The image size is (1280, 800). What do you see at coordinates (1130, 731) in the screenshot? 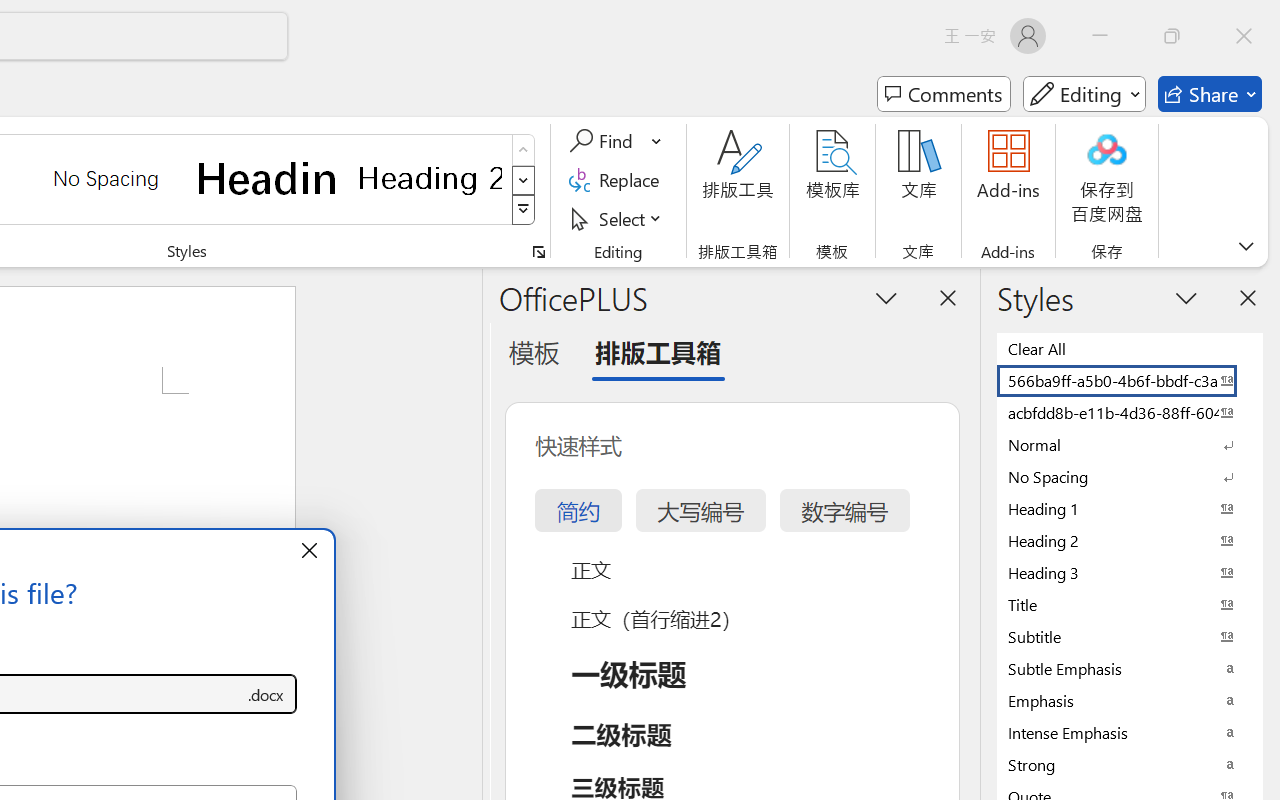
I see `'Intense Emphasis'` at bounding box center [1130, 731].